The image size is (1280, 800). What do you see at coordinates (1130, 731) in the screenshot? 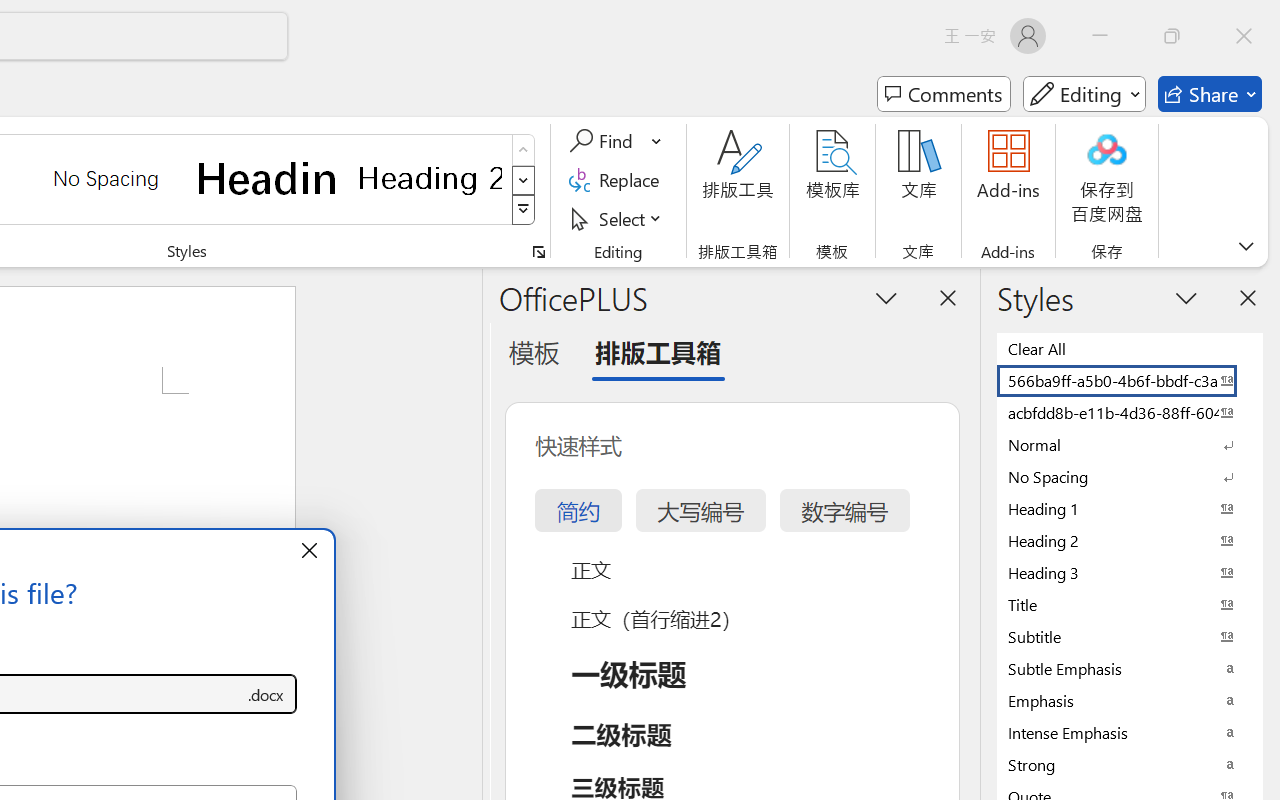
I see `'Intense Emphasis'` at bounding box center [1130, 731].